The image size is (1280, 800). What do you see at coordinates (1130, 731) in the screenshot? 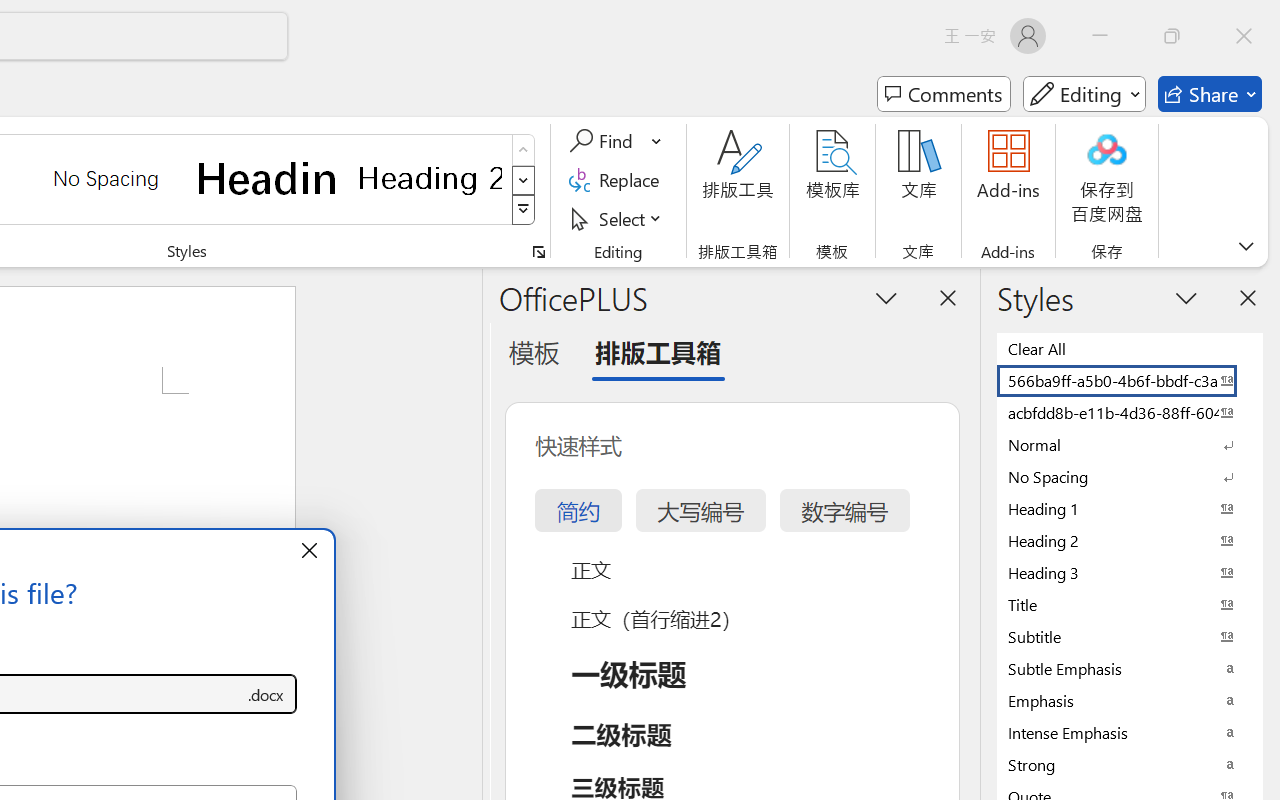
I see `'Intense Emphasis'` at bounding box center [1130, 731].